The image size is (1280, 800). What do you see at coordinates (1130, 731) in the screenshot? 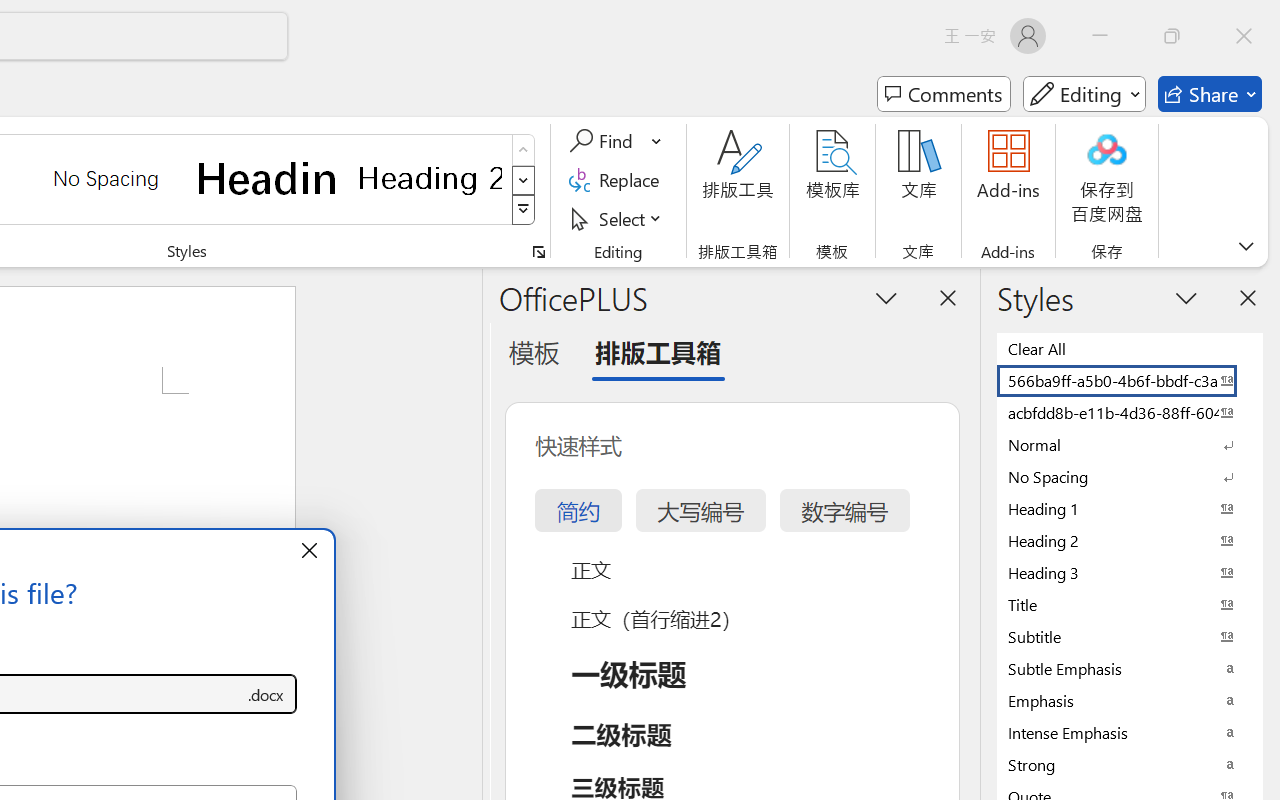
I see `'Intense Emphasis'` at bounding box center [1130, 731].